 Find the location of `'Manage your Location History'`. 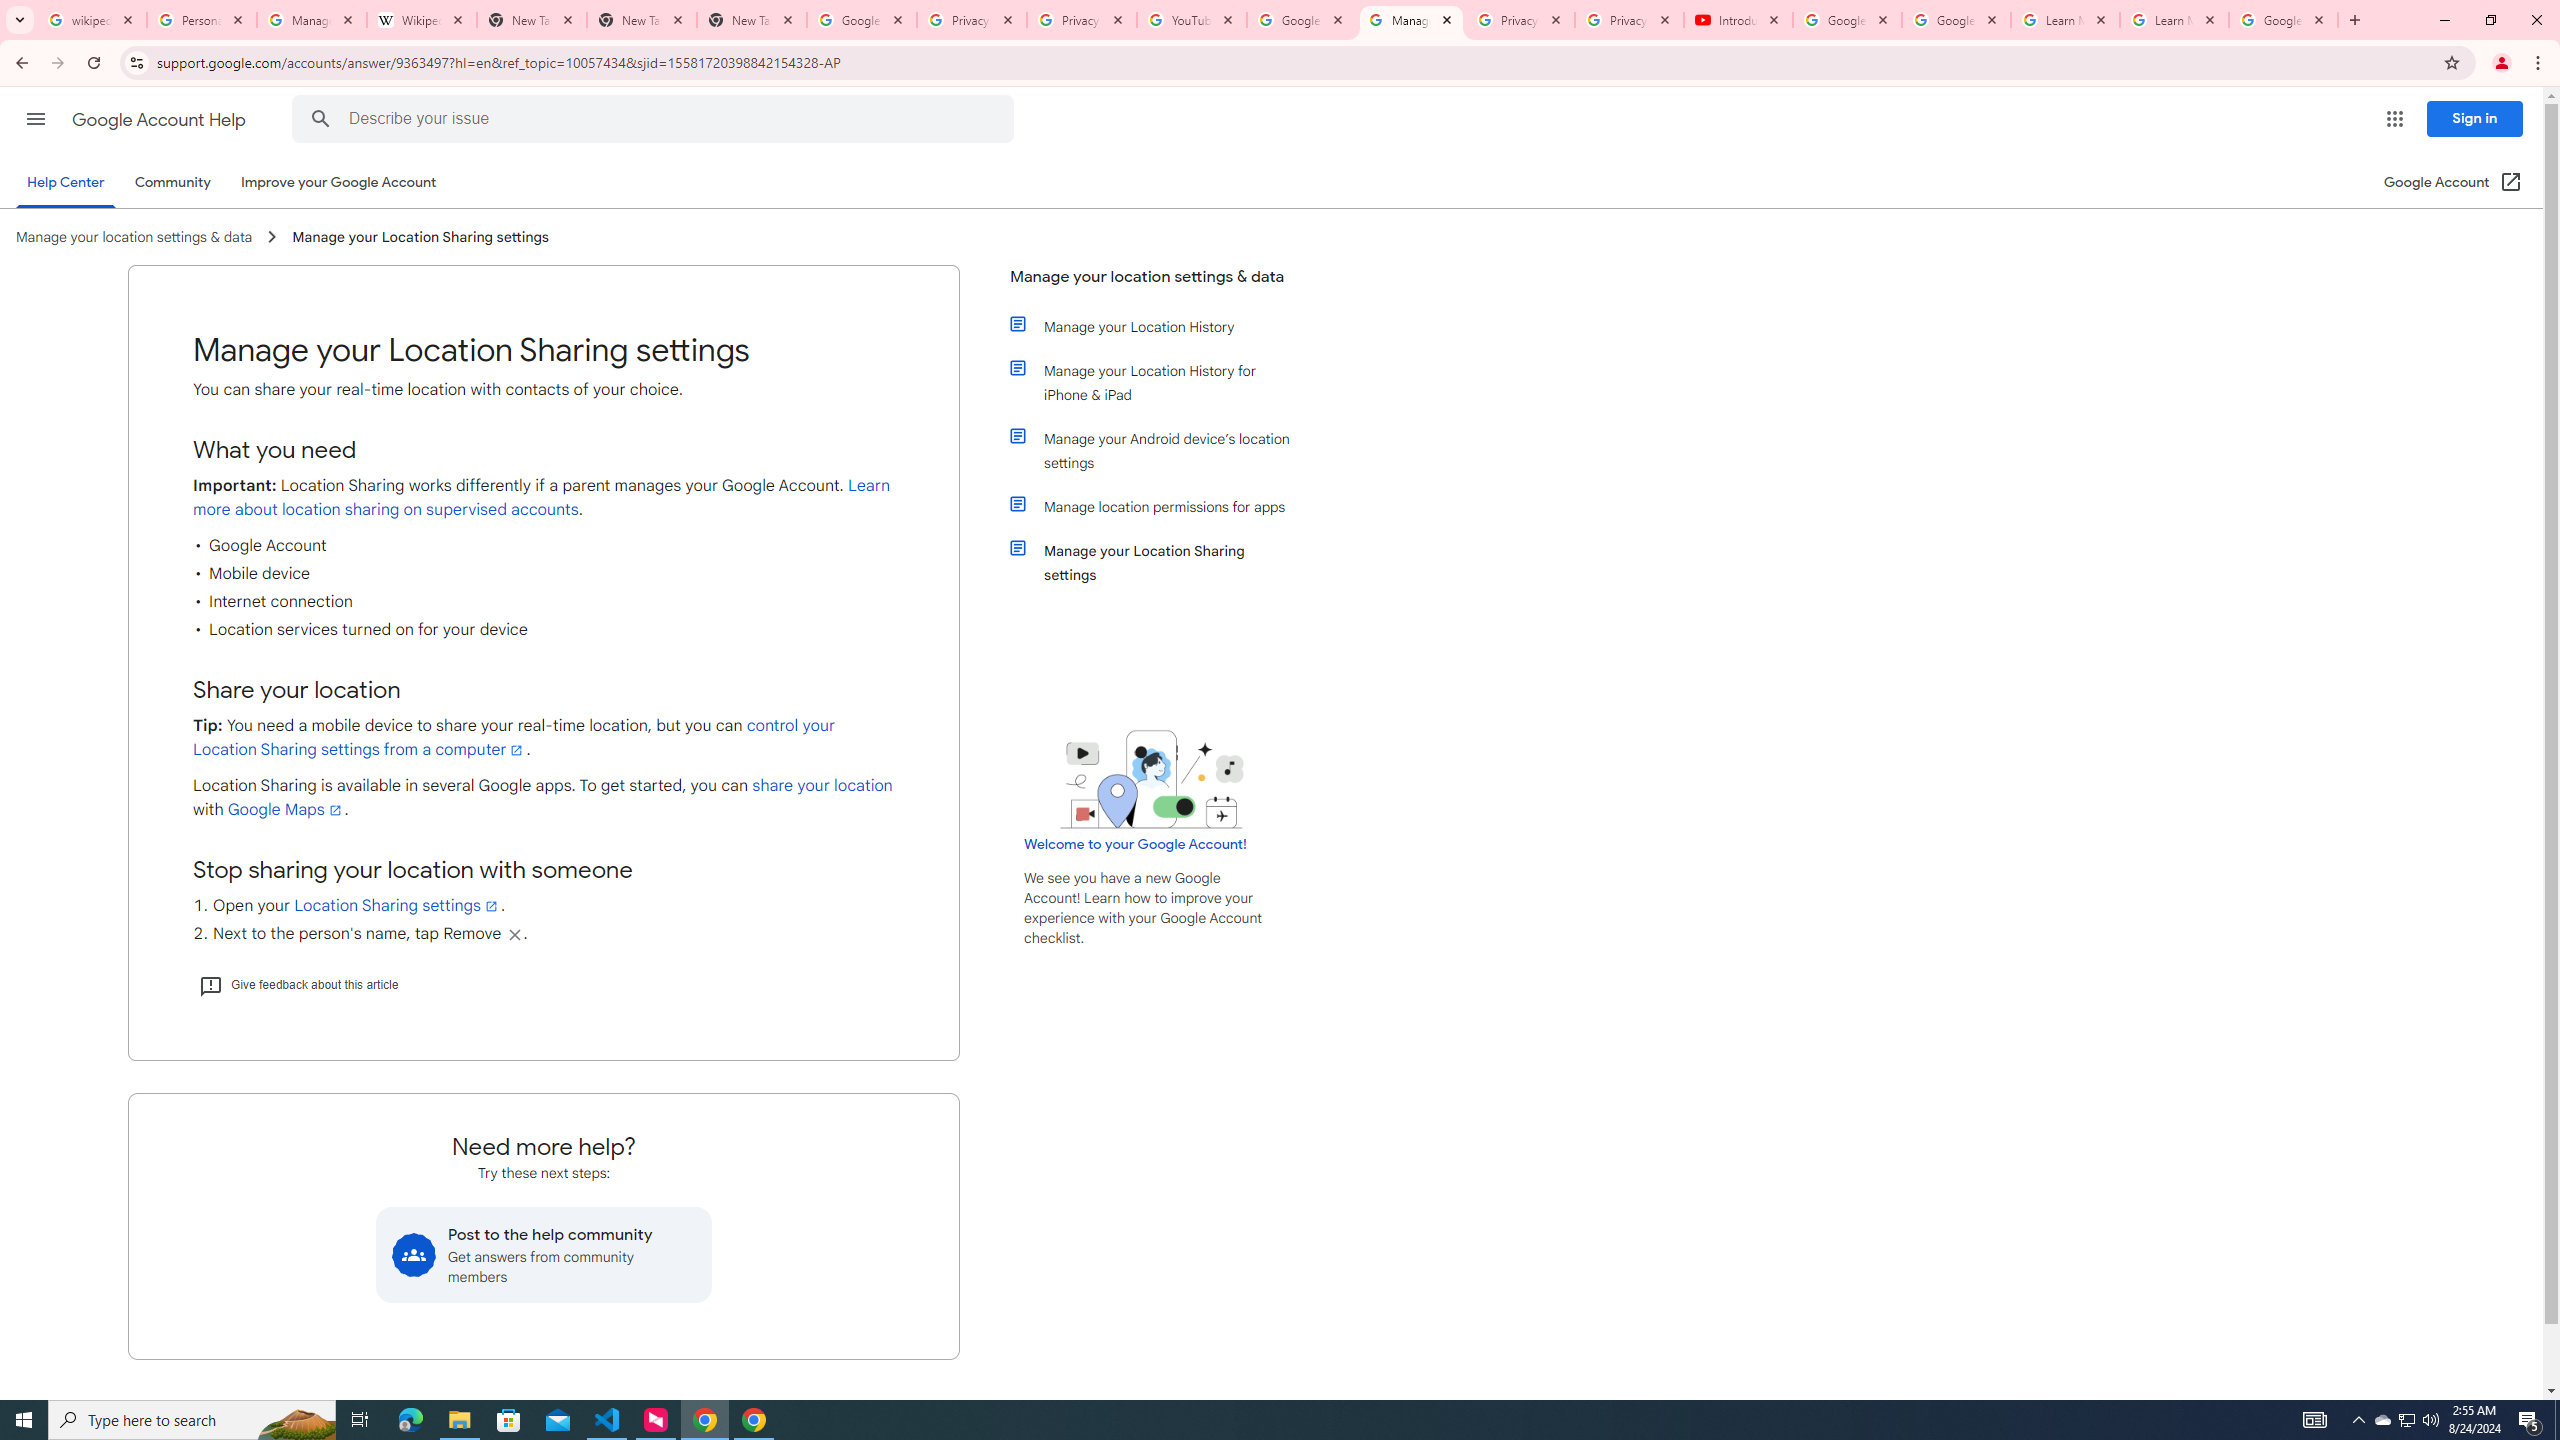

'Manage your Location History' is located at coordinates (1162, 325).